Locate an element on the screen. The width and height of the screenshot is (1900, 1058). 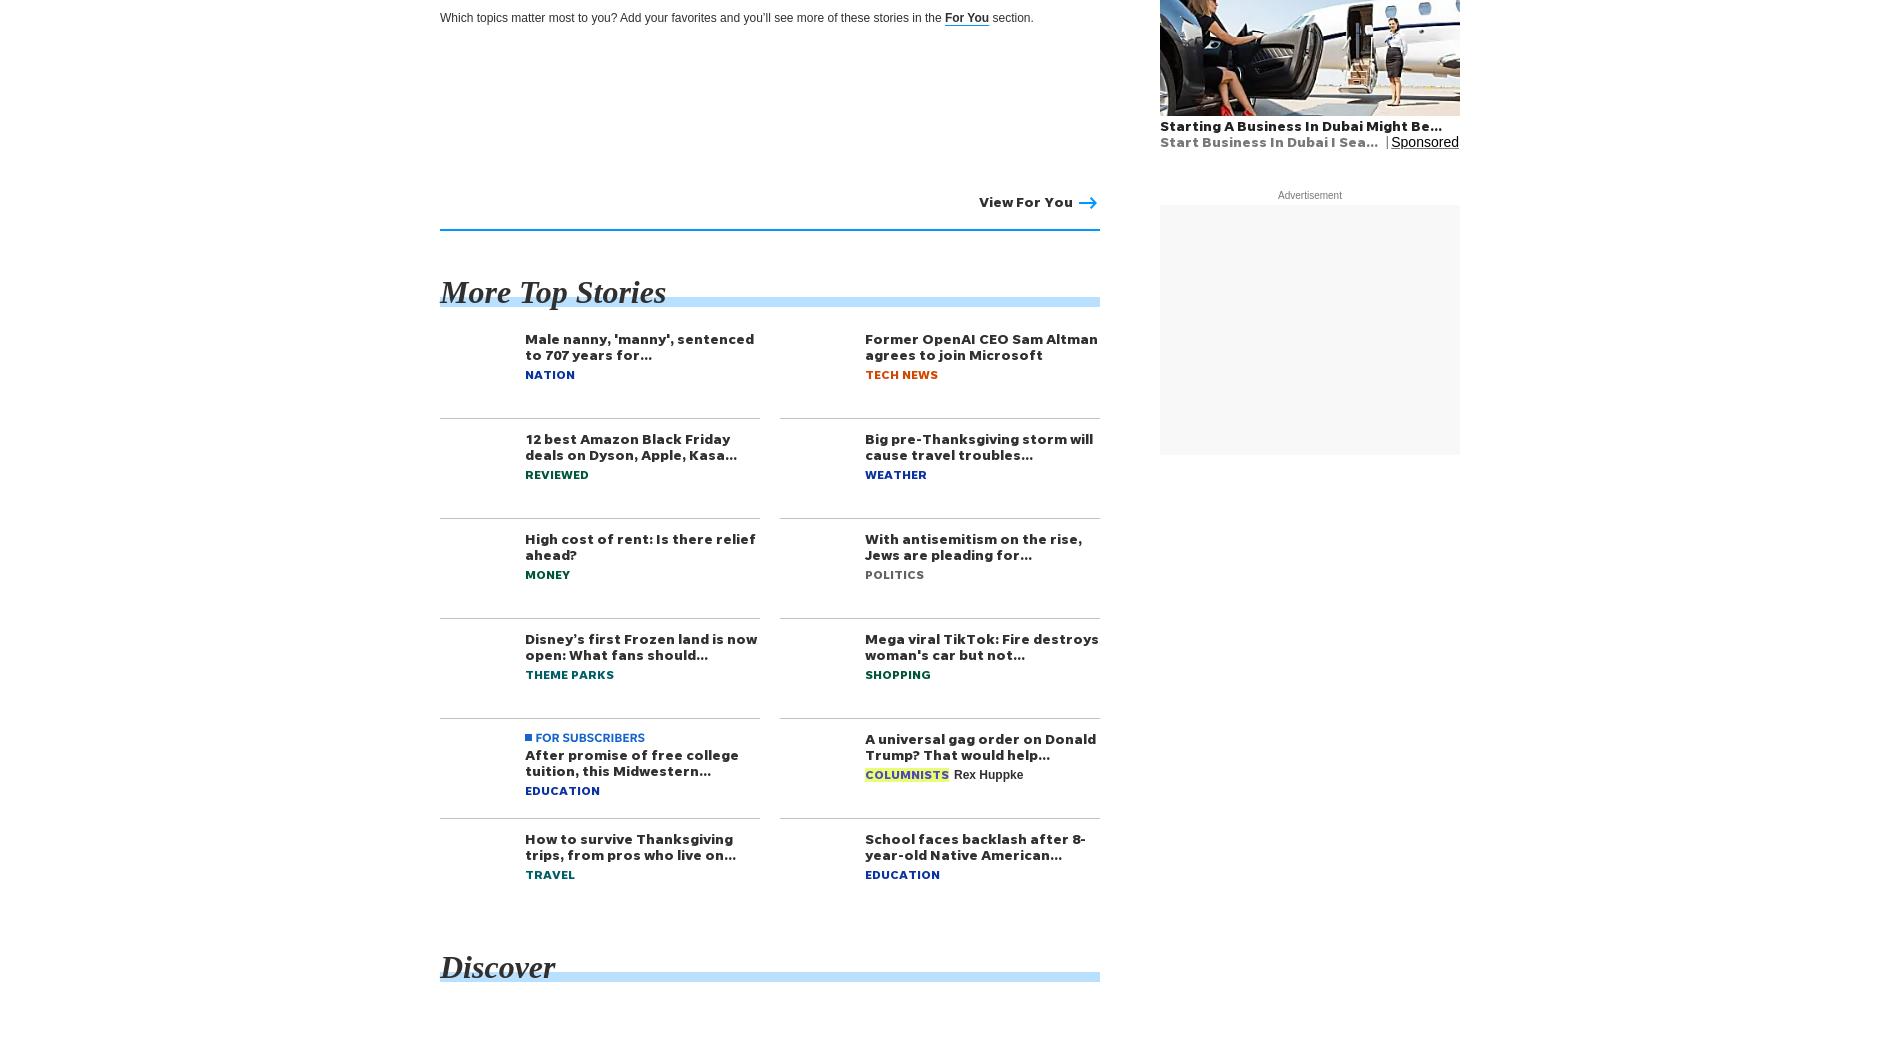
'How to survive Thanksgiving trips, from pros who live on…' is located at coordinates (630, 845).